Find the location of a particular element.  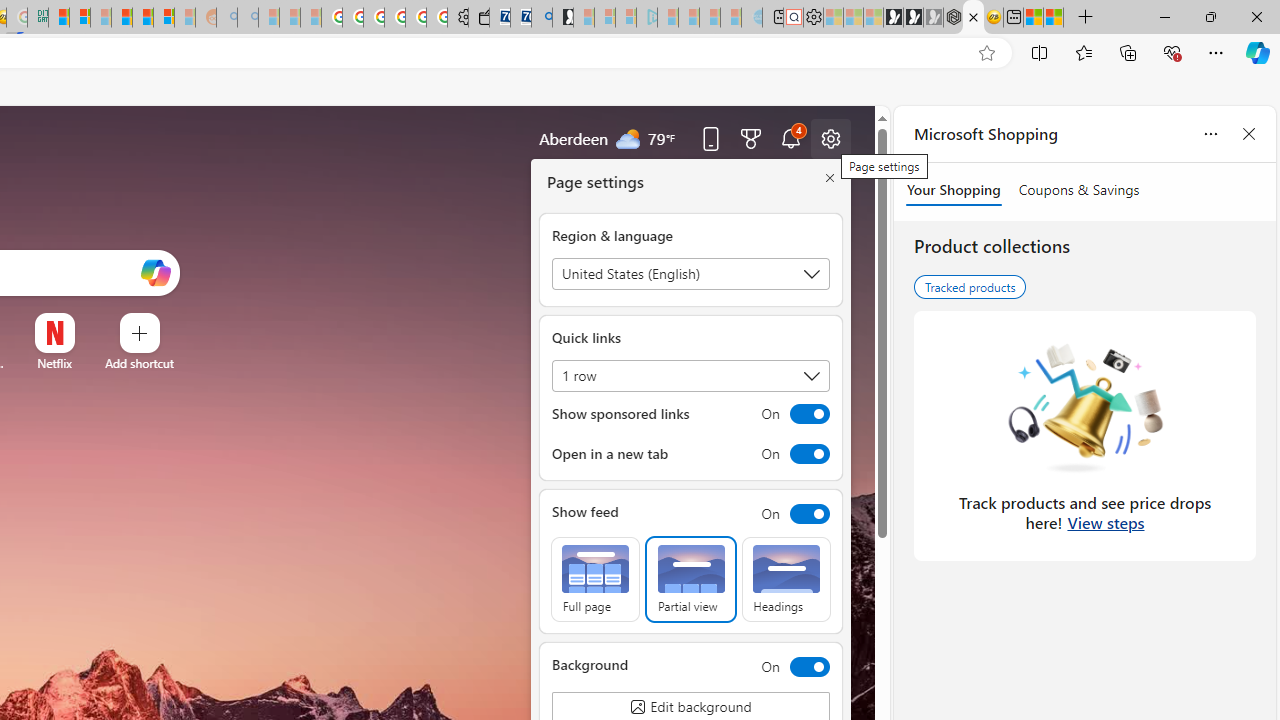

'Full page' is located at coordinates (594, 579).